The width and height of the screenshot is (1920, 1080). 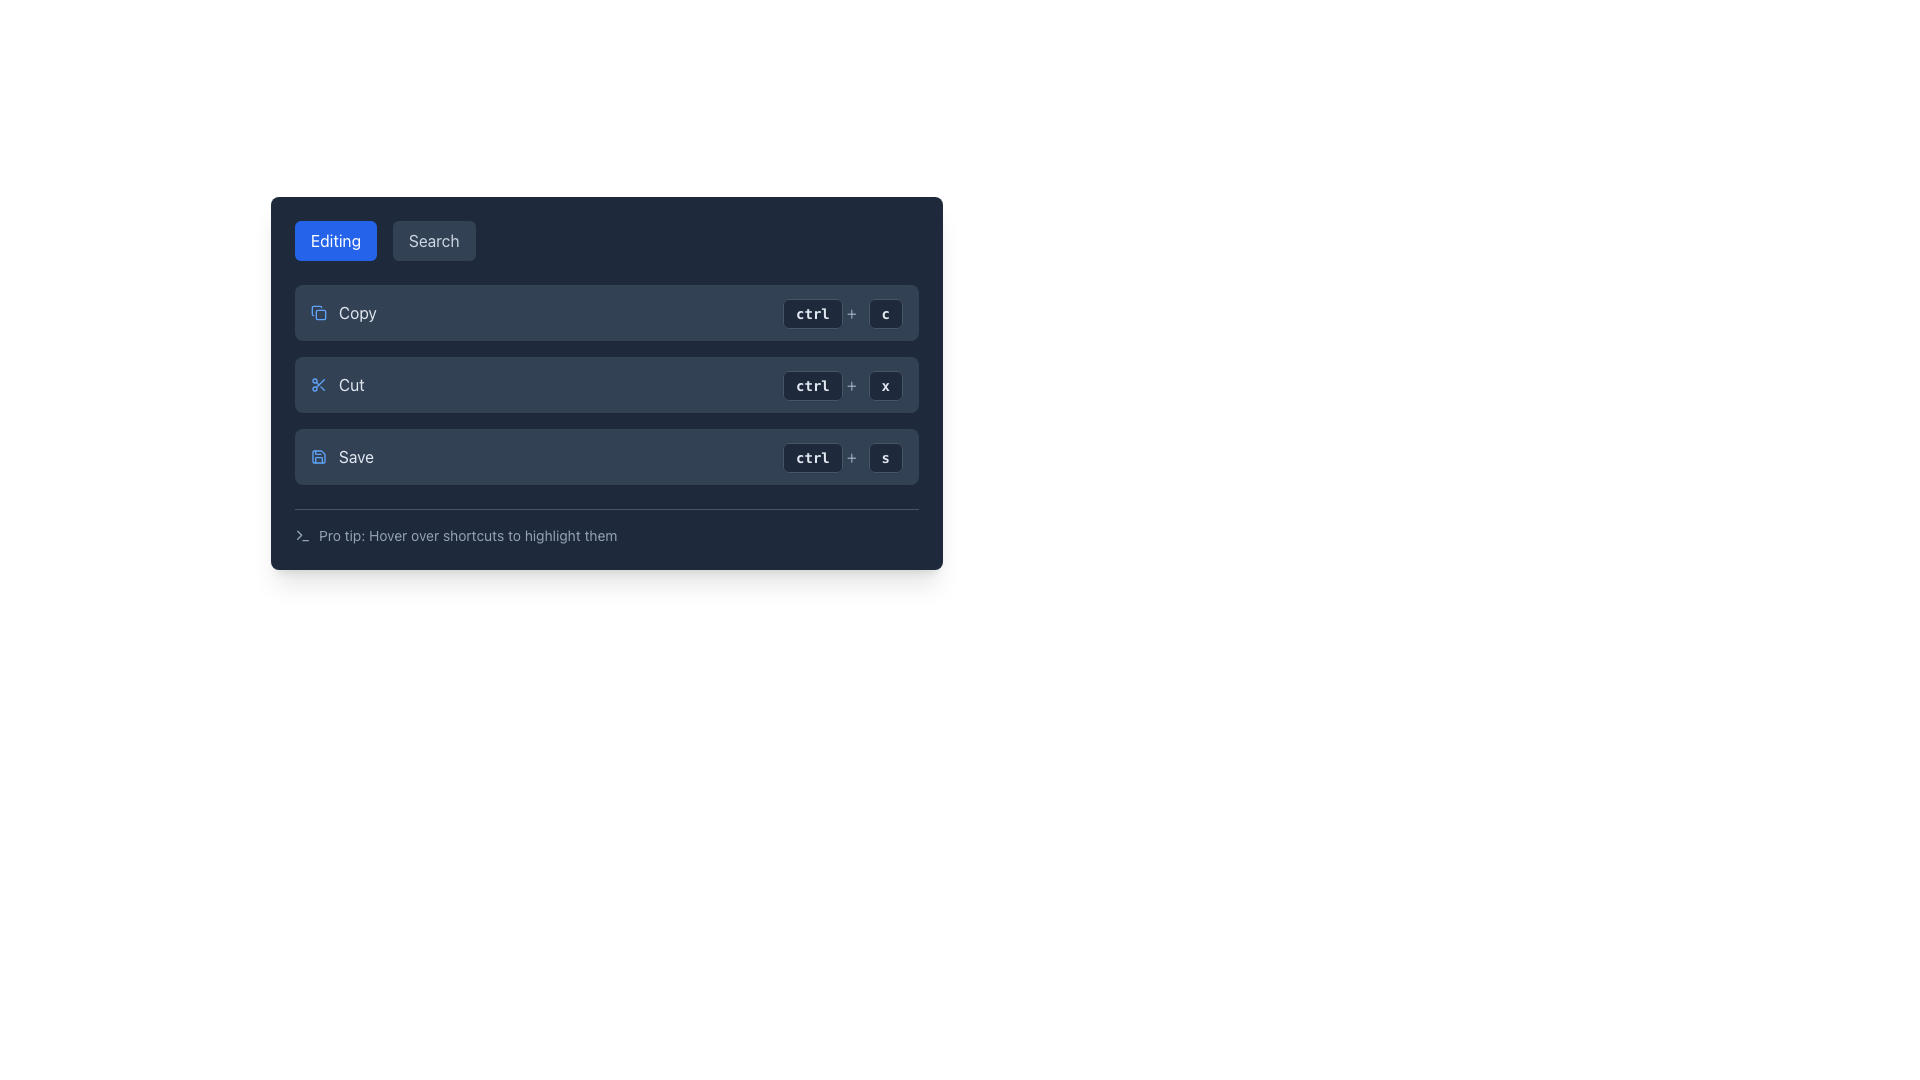 What do you see at coordinates (351, 385) in the screenshot?
I see `the 'Cut' text label inside the button, which is located as the second option in a vertical list of buttons, positioned directly below the 'Copy' option and above the 'Save' option` at bounding box center [351, 385].